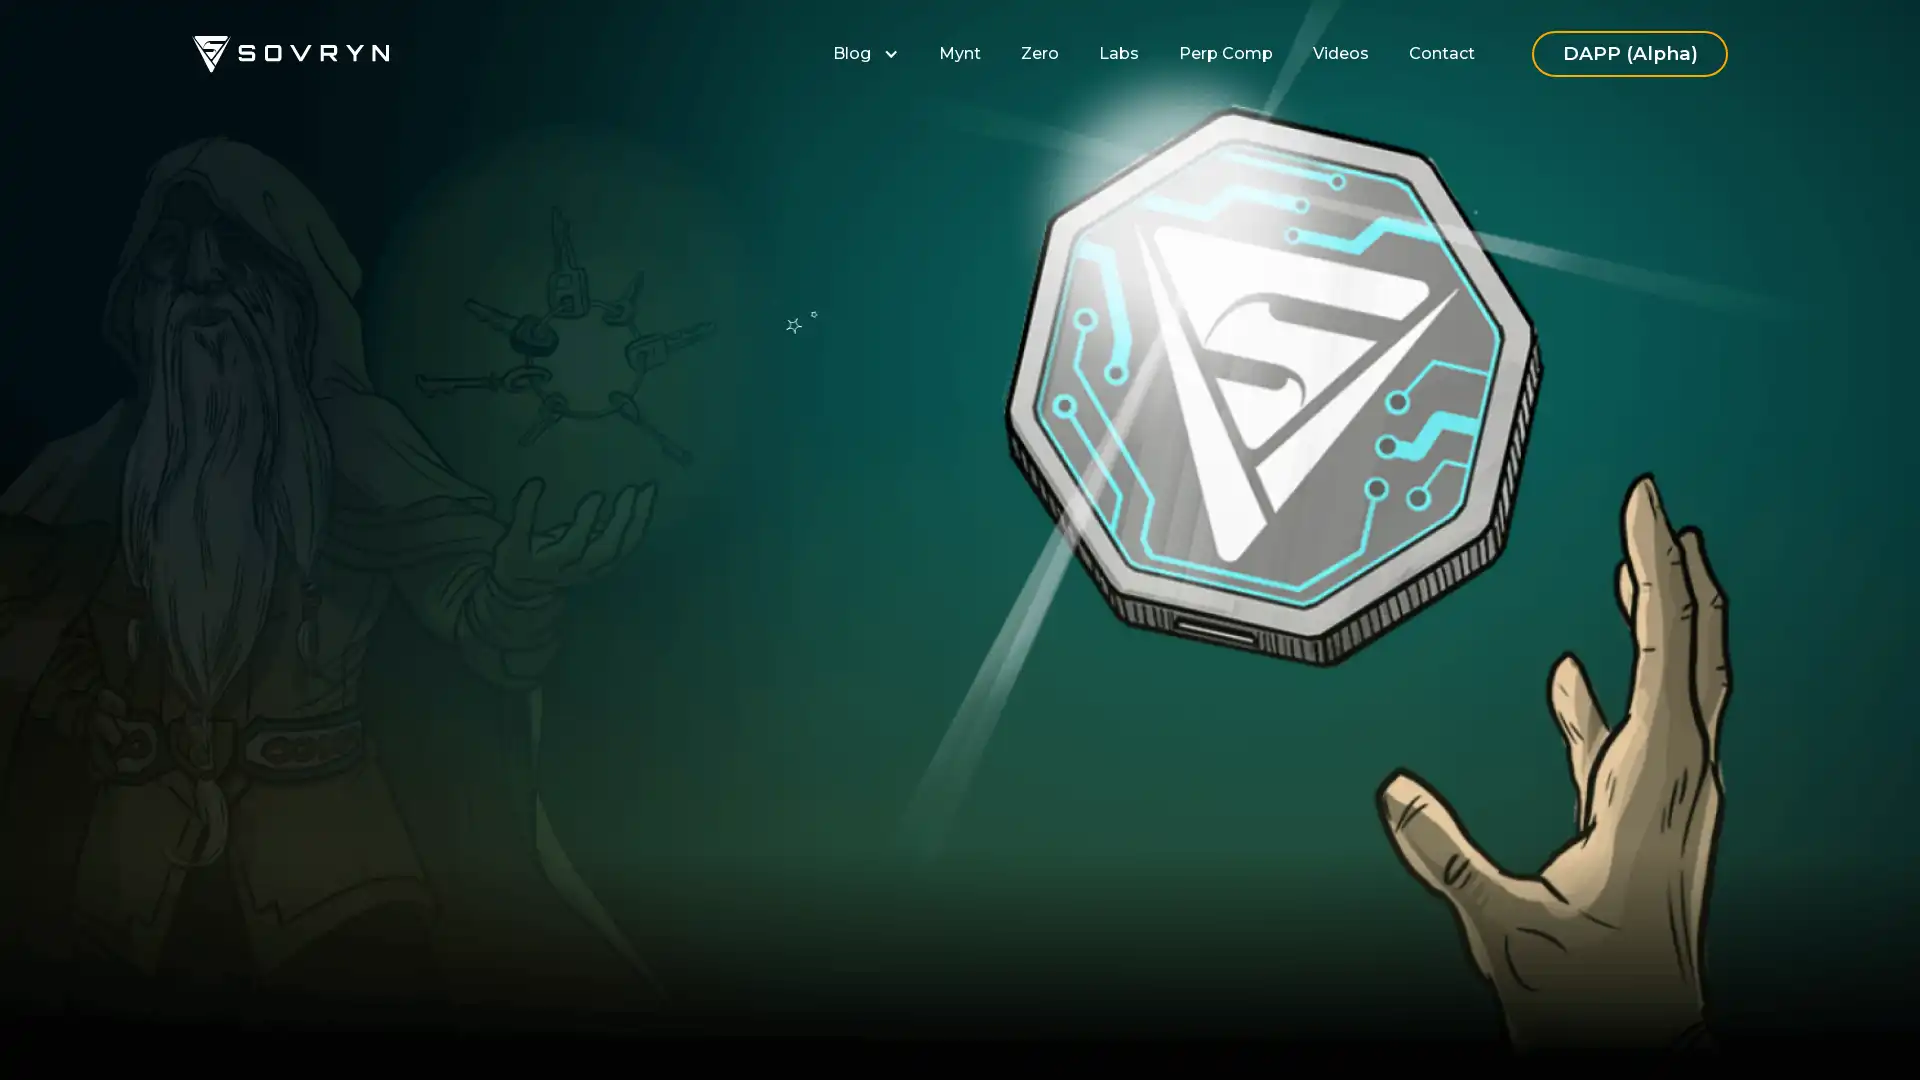 Image resolution: width=1920 pixels, height=1080 pixels. Describe the element at coordinates (716, 669) in the screenshot. I see `Sign me up!` at that location.